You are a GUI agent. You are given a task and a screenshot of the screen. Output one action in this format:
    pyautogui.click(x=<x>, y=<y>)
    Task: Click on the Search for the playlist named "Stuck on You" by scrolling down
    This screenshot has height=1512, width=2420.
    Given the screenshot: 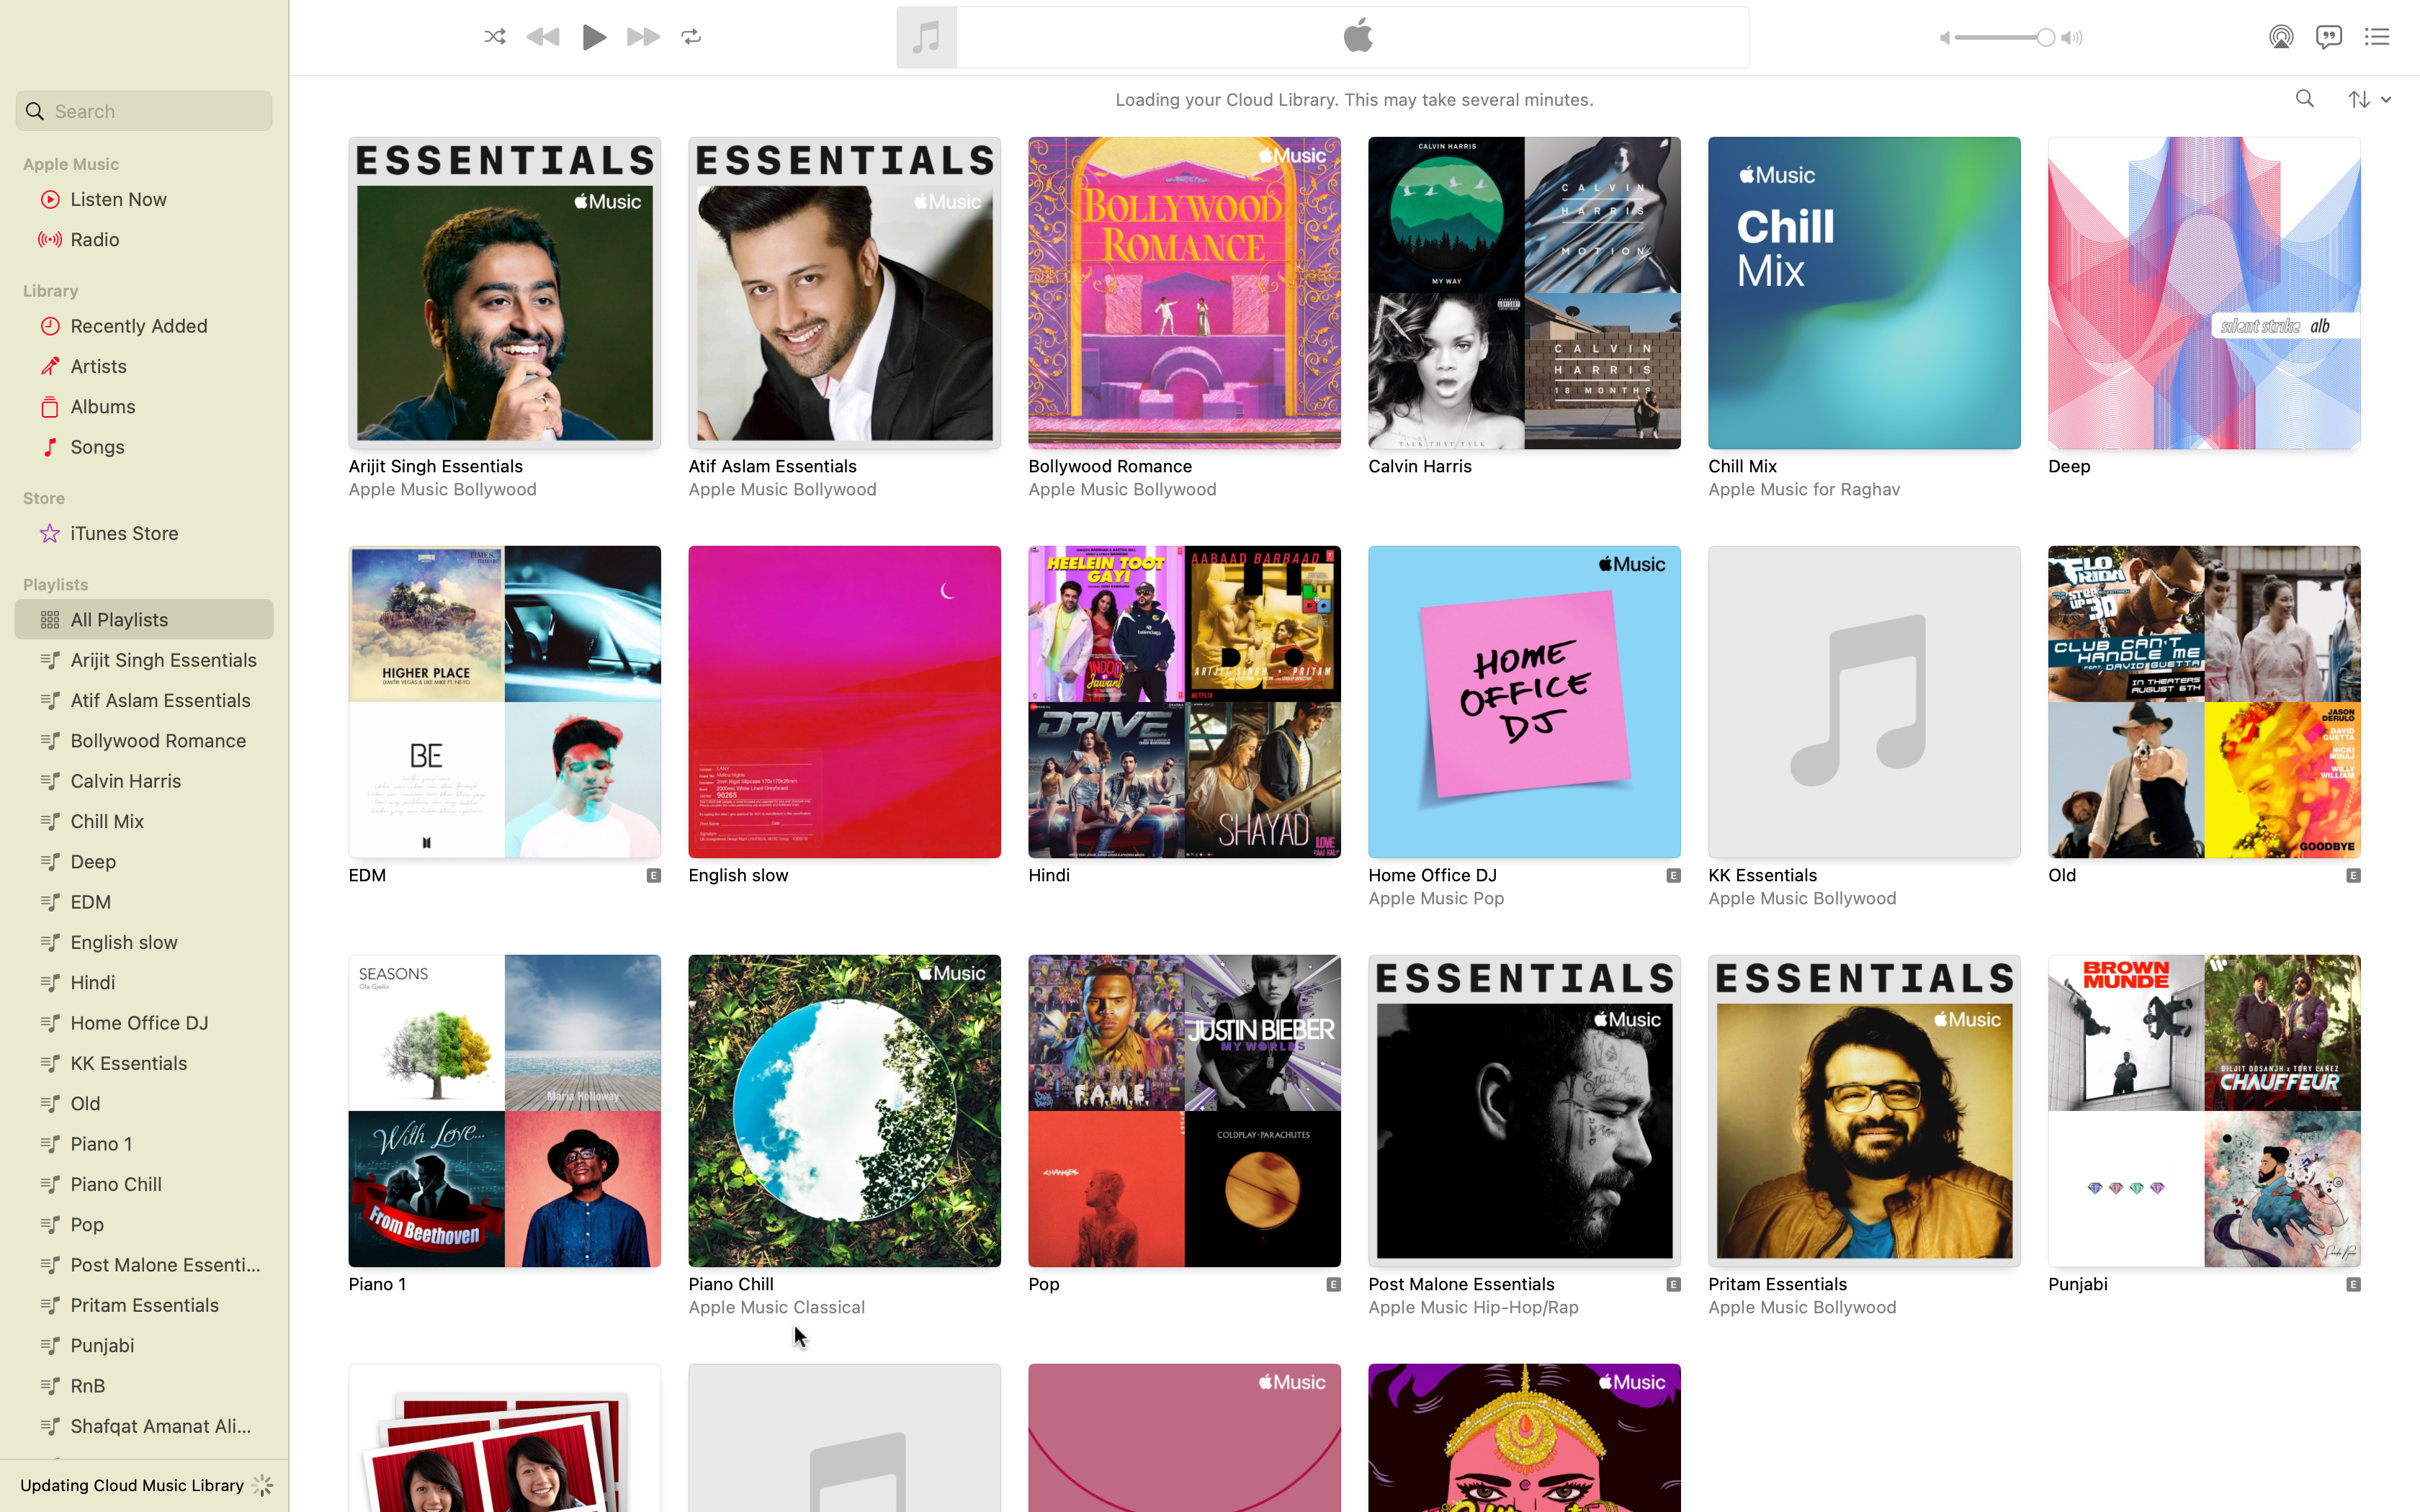 What is the action you would take?
    pyautogui.click(x=4560490, y=1669248)
    